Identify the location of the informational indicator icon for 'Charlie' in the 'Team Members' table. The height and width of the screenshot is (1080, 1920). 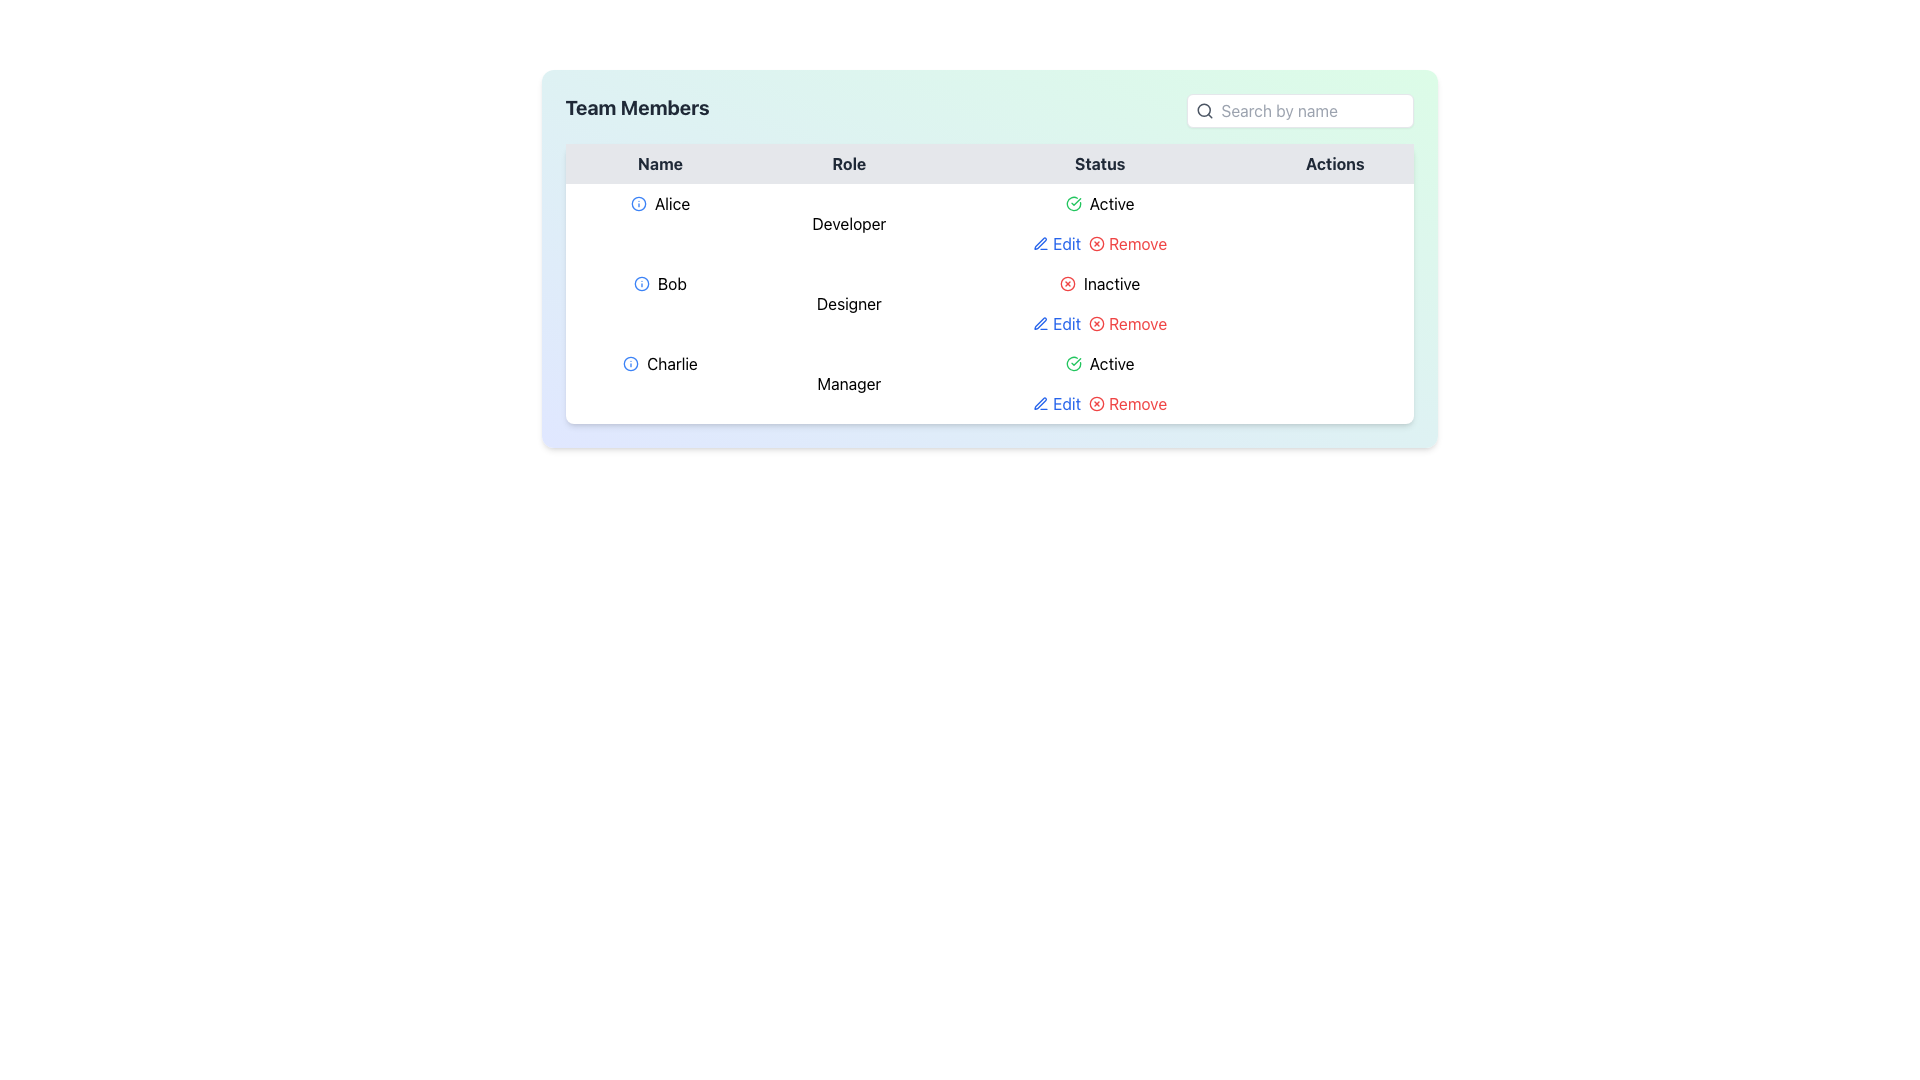
(630, 363).